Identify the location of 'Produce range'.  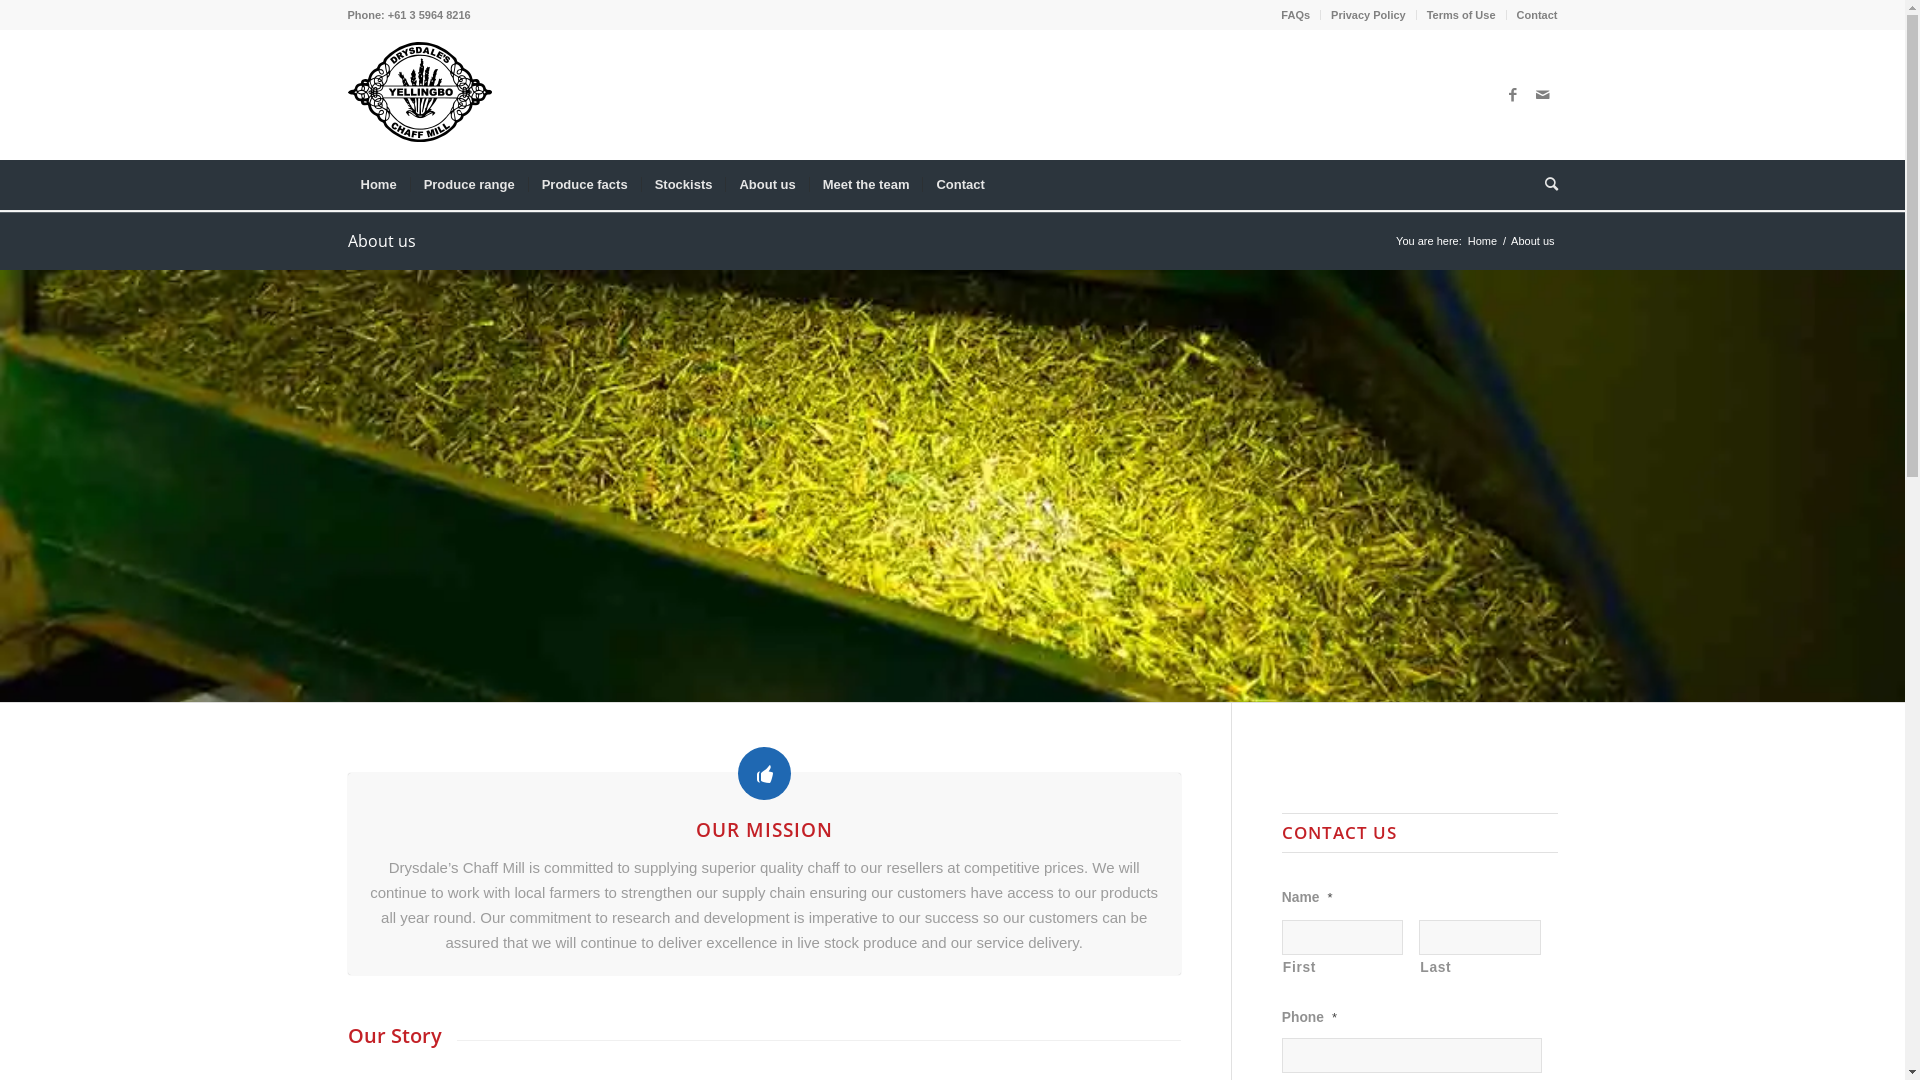
(468, 185).